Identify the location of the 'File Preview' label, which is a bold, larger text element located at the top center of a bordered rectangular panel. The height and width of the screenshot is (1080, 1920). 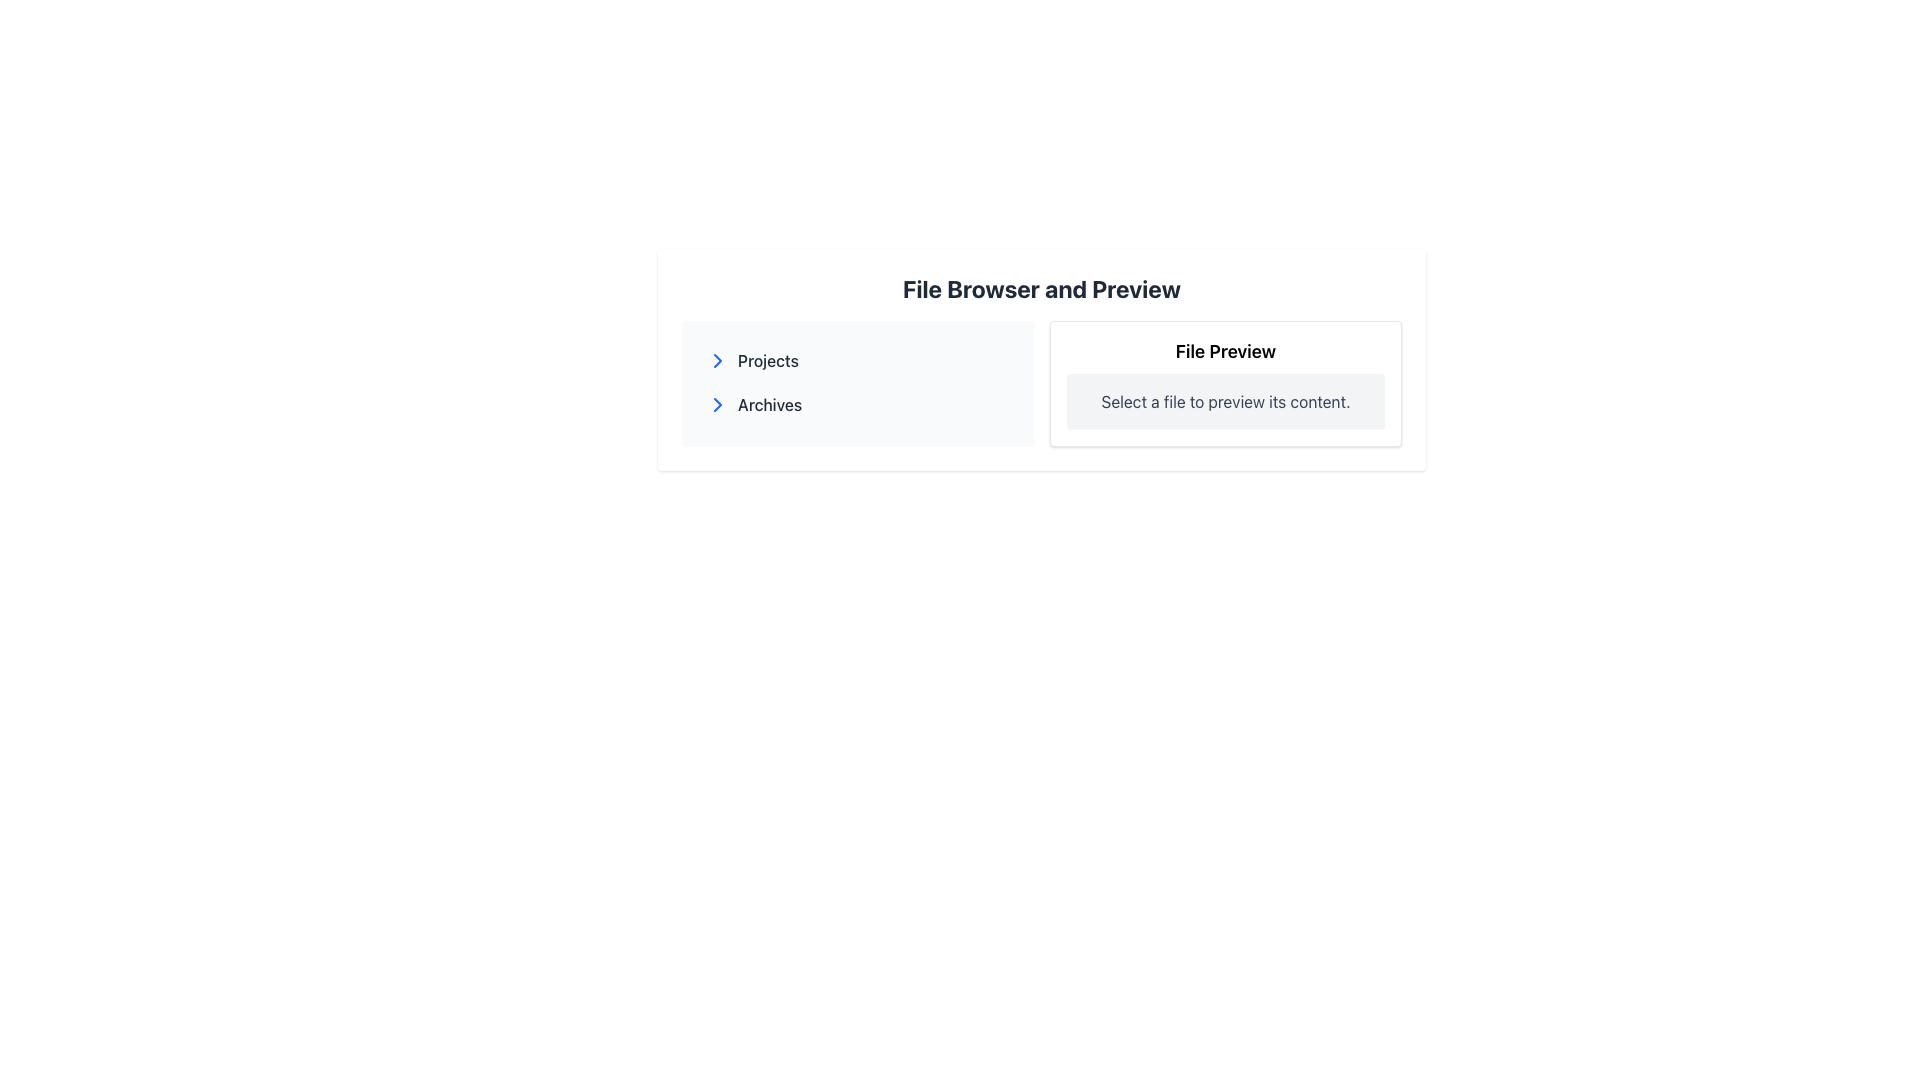
(1224, 350).